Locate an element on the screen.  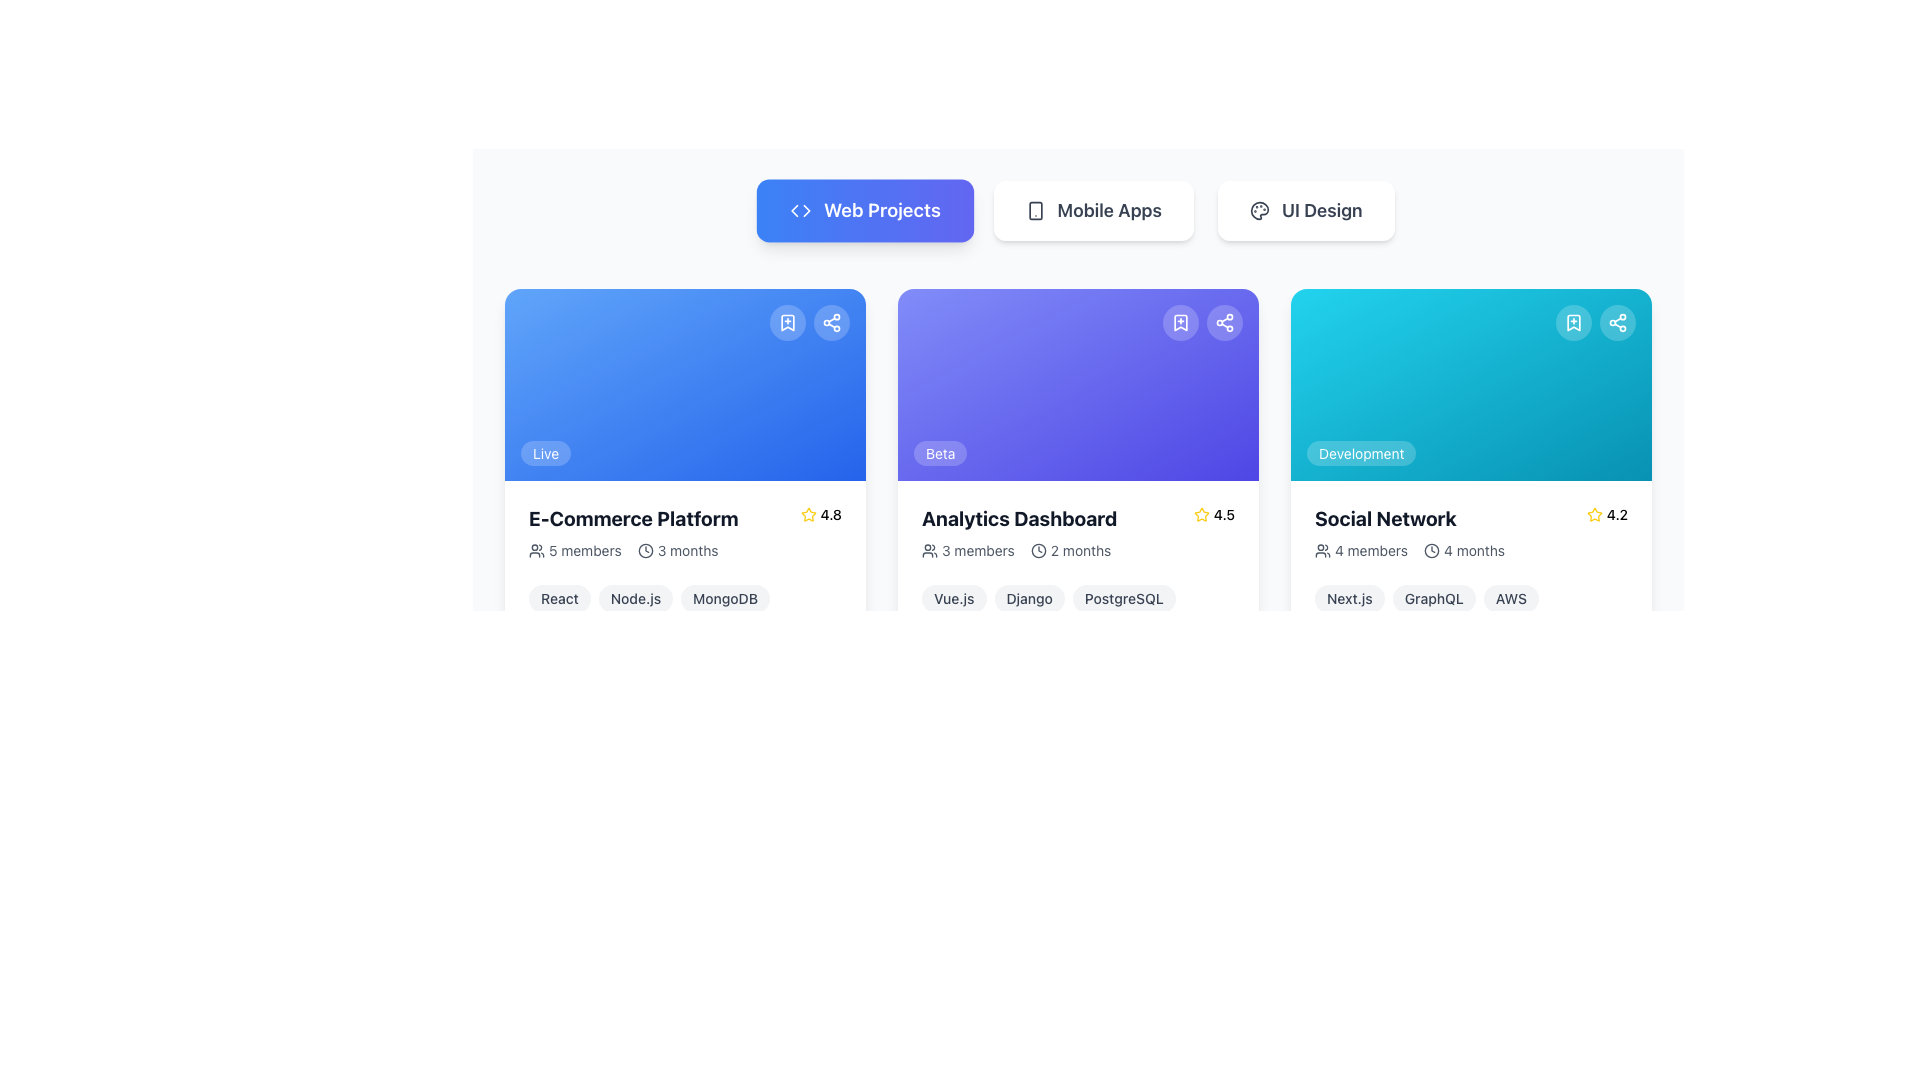
the 'MongoDB' tag, which is a pill-shaped label with rounded corners located below the 'E-Commerce Platform' card in the 'Web Projects' section, positioned to the right of the 'Node.js' tag is located at coordinates (724, 597).